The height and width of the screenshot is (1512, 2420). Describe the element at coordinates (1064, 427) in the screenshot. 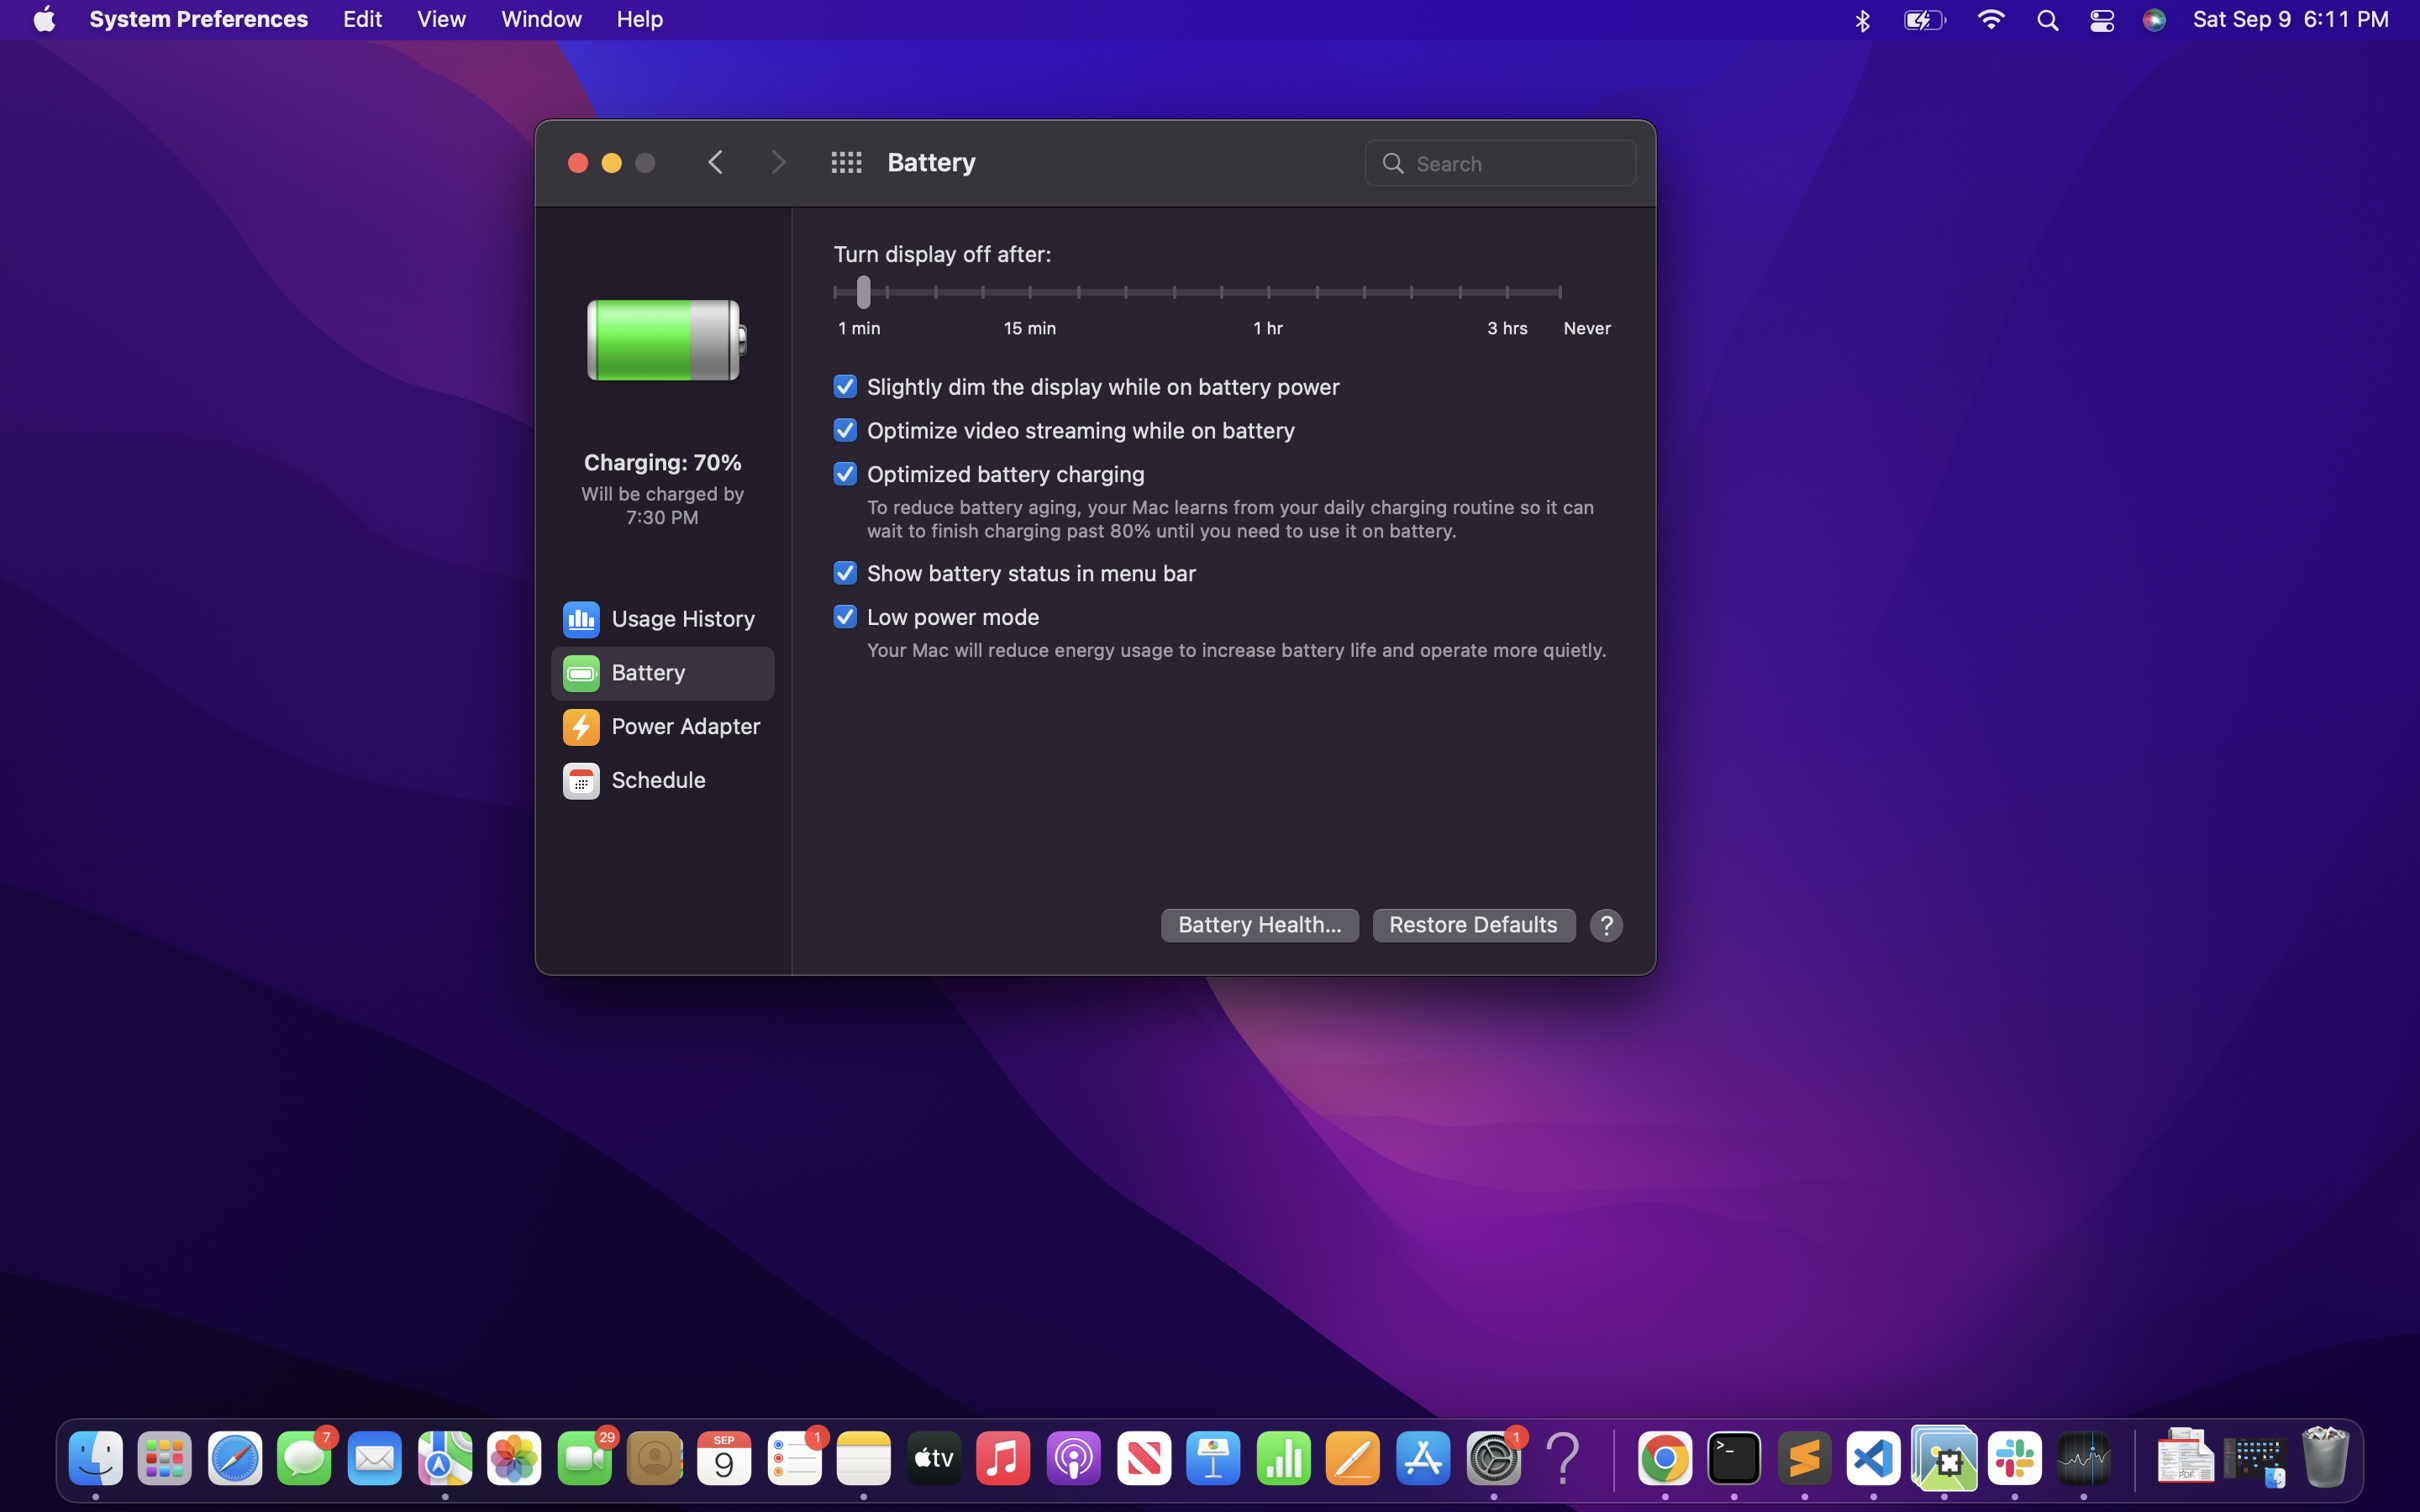

I see `Optimize video streaming while on battery` at that location.